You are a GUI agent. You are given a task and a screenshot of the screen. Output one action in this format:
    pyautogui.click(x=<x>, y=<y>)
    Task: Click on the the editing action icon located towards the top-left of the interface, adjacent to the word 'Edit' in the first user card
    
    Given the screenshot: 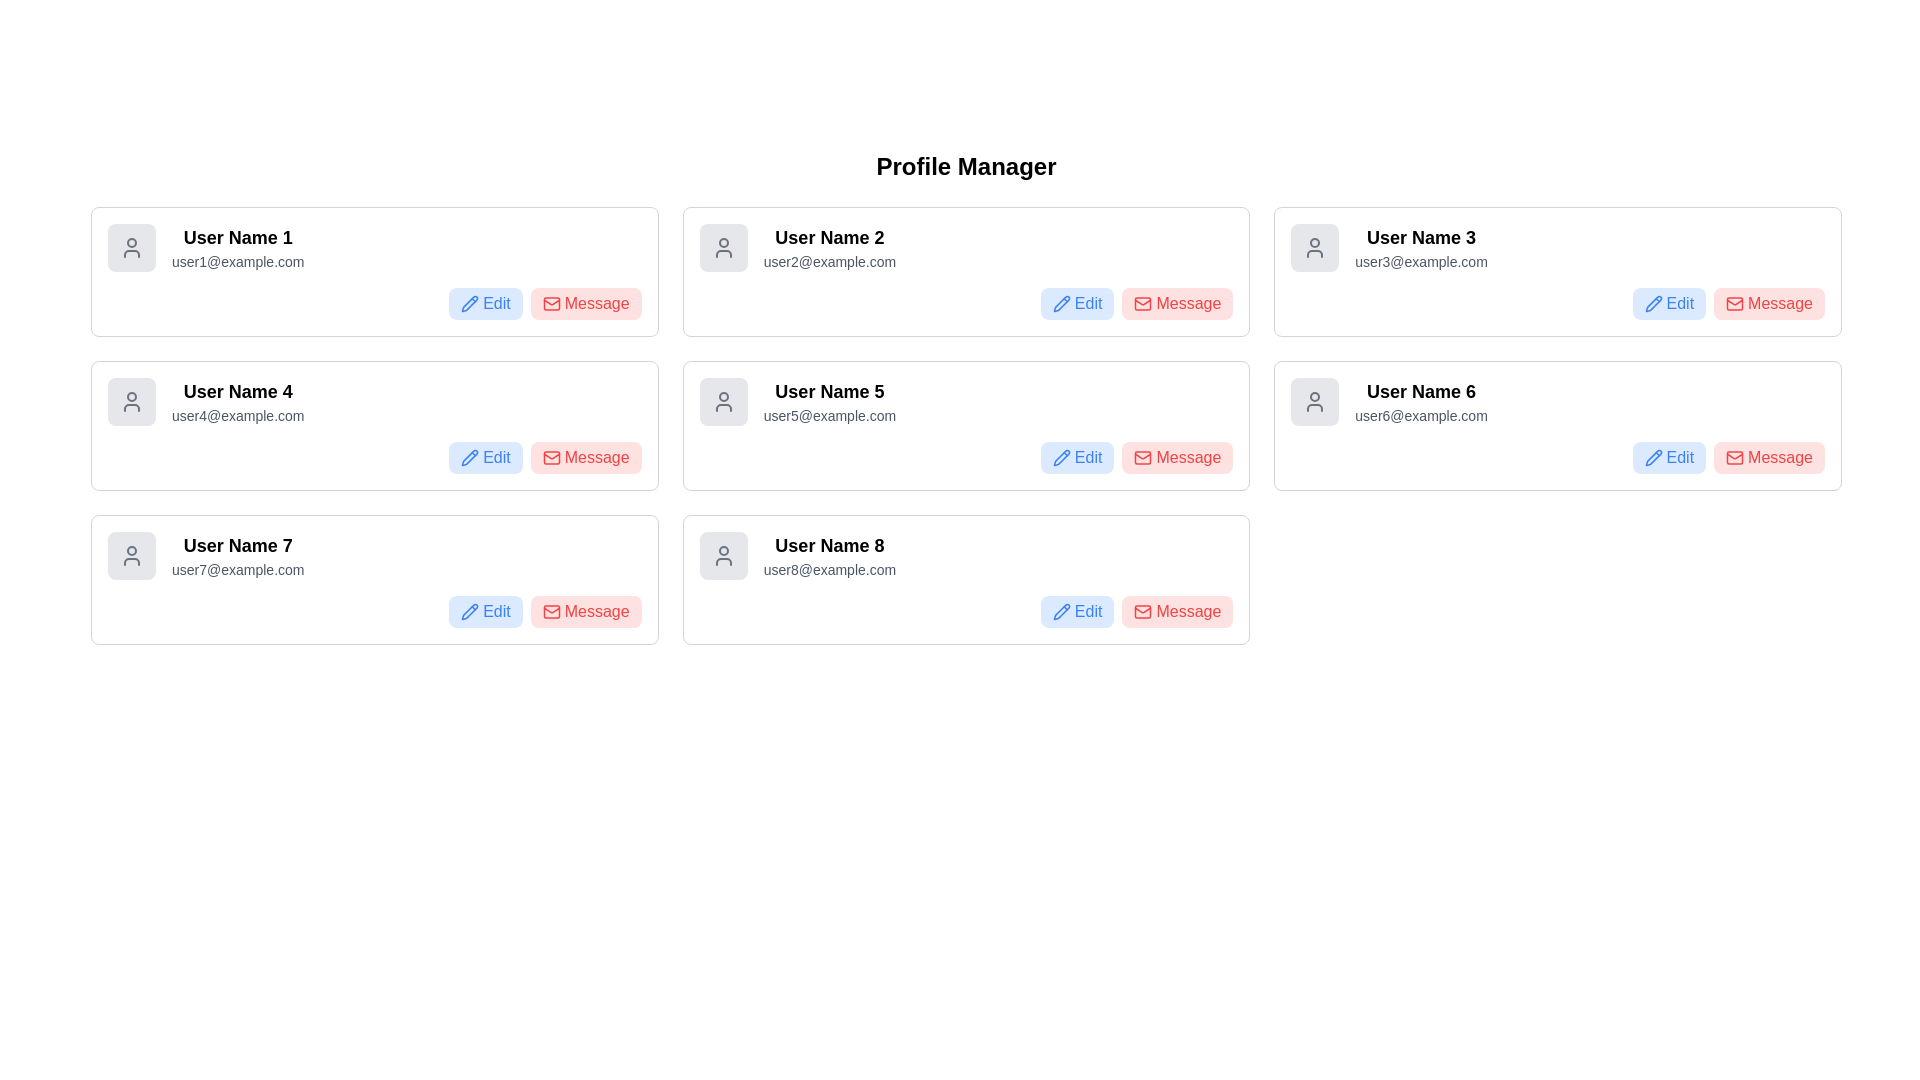 What is the action you would take?
    pyautogui.click(x=469, y=304)
    